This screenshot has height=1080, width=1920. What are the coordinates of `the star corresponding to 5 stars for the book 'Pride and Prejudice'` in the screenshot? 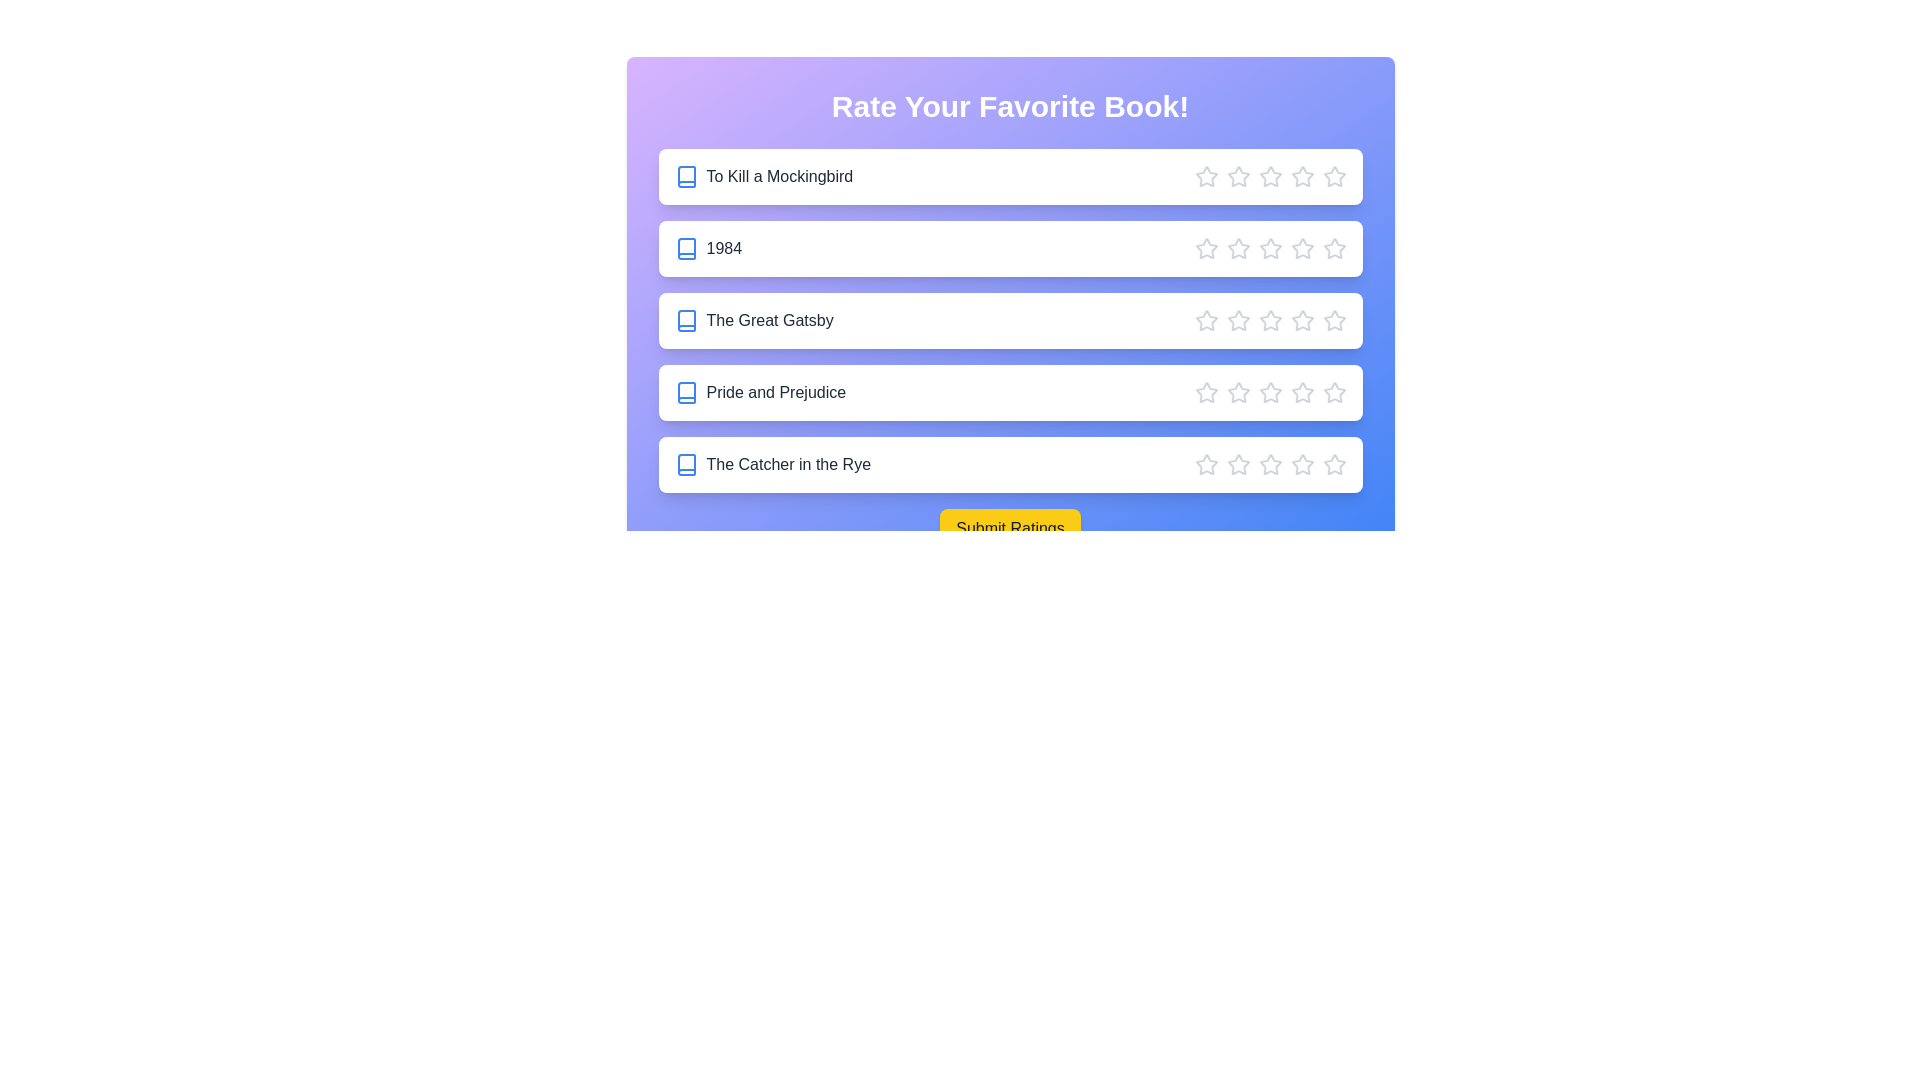 It's located at (1334, 393).